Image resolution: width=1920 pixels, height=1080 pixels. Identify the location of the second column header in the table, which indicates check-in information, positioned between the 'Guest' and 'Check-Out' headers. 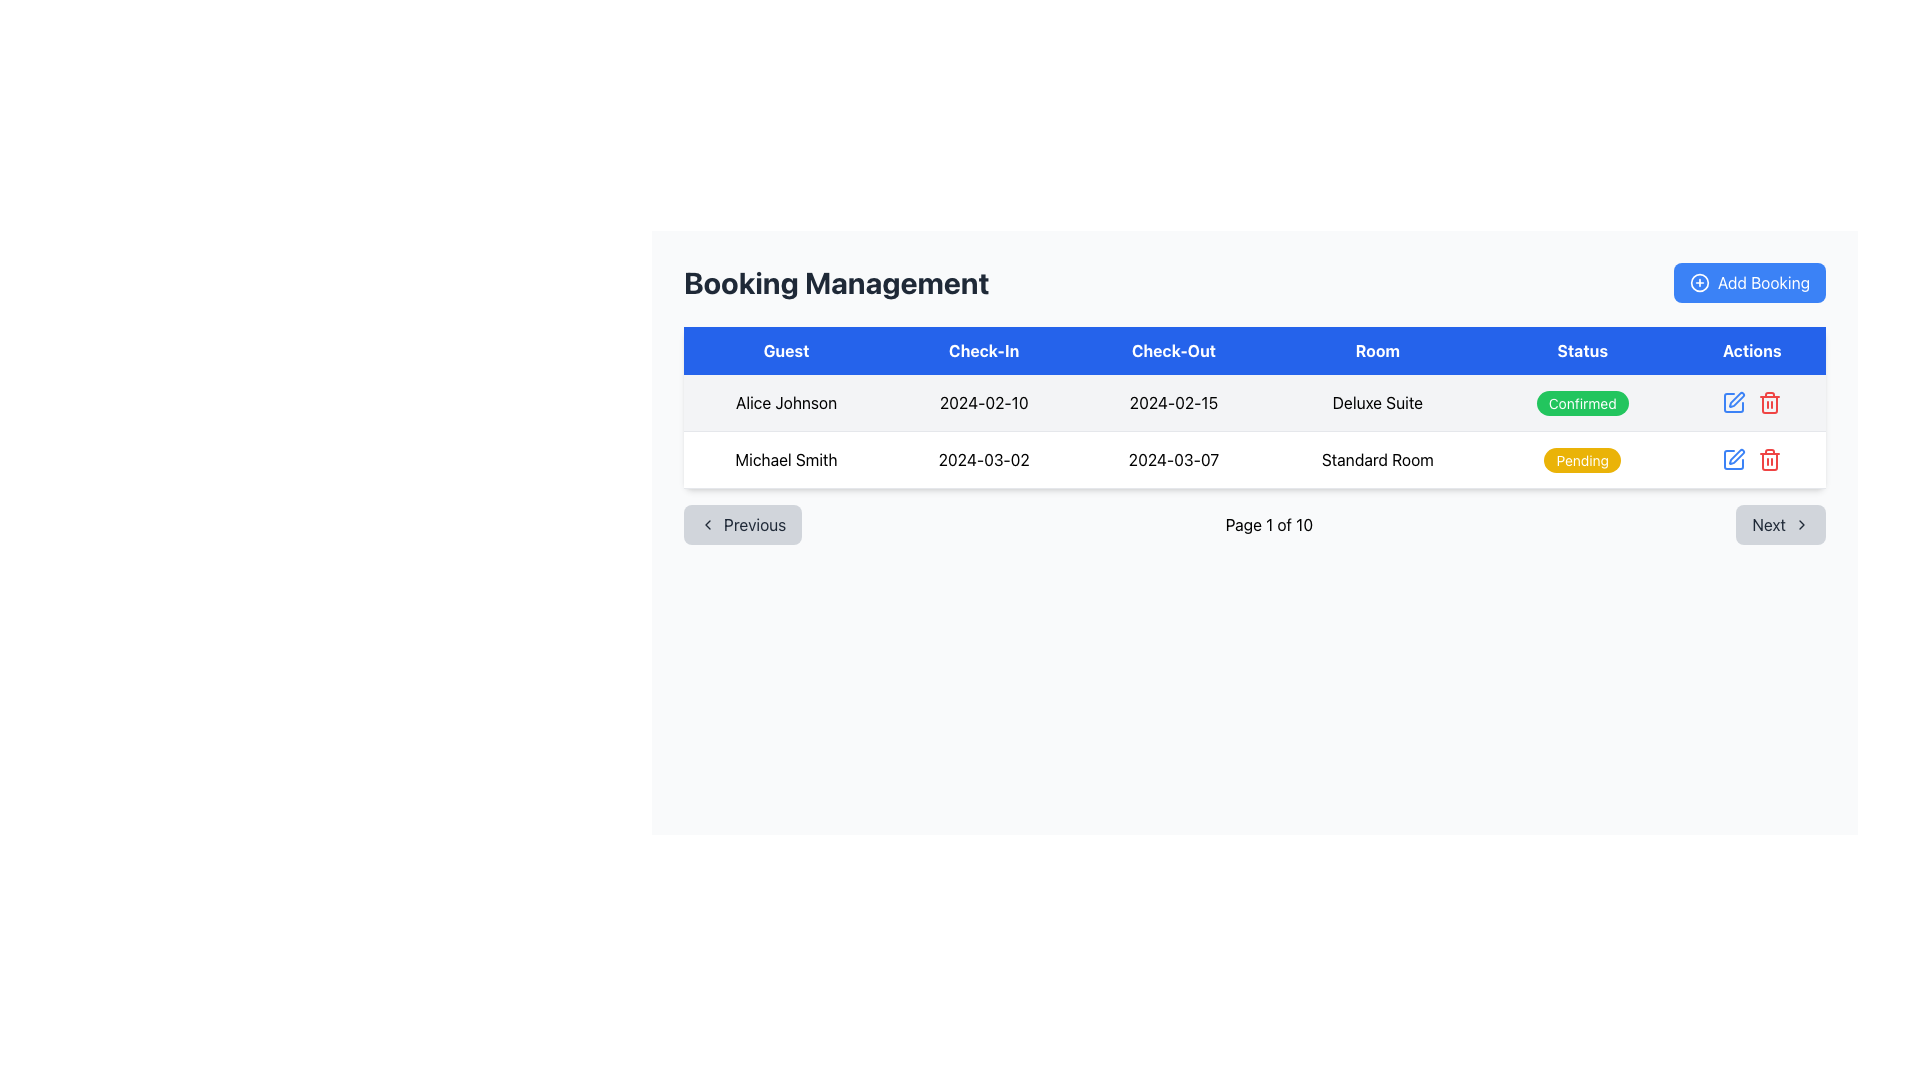
(984, 350).